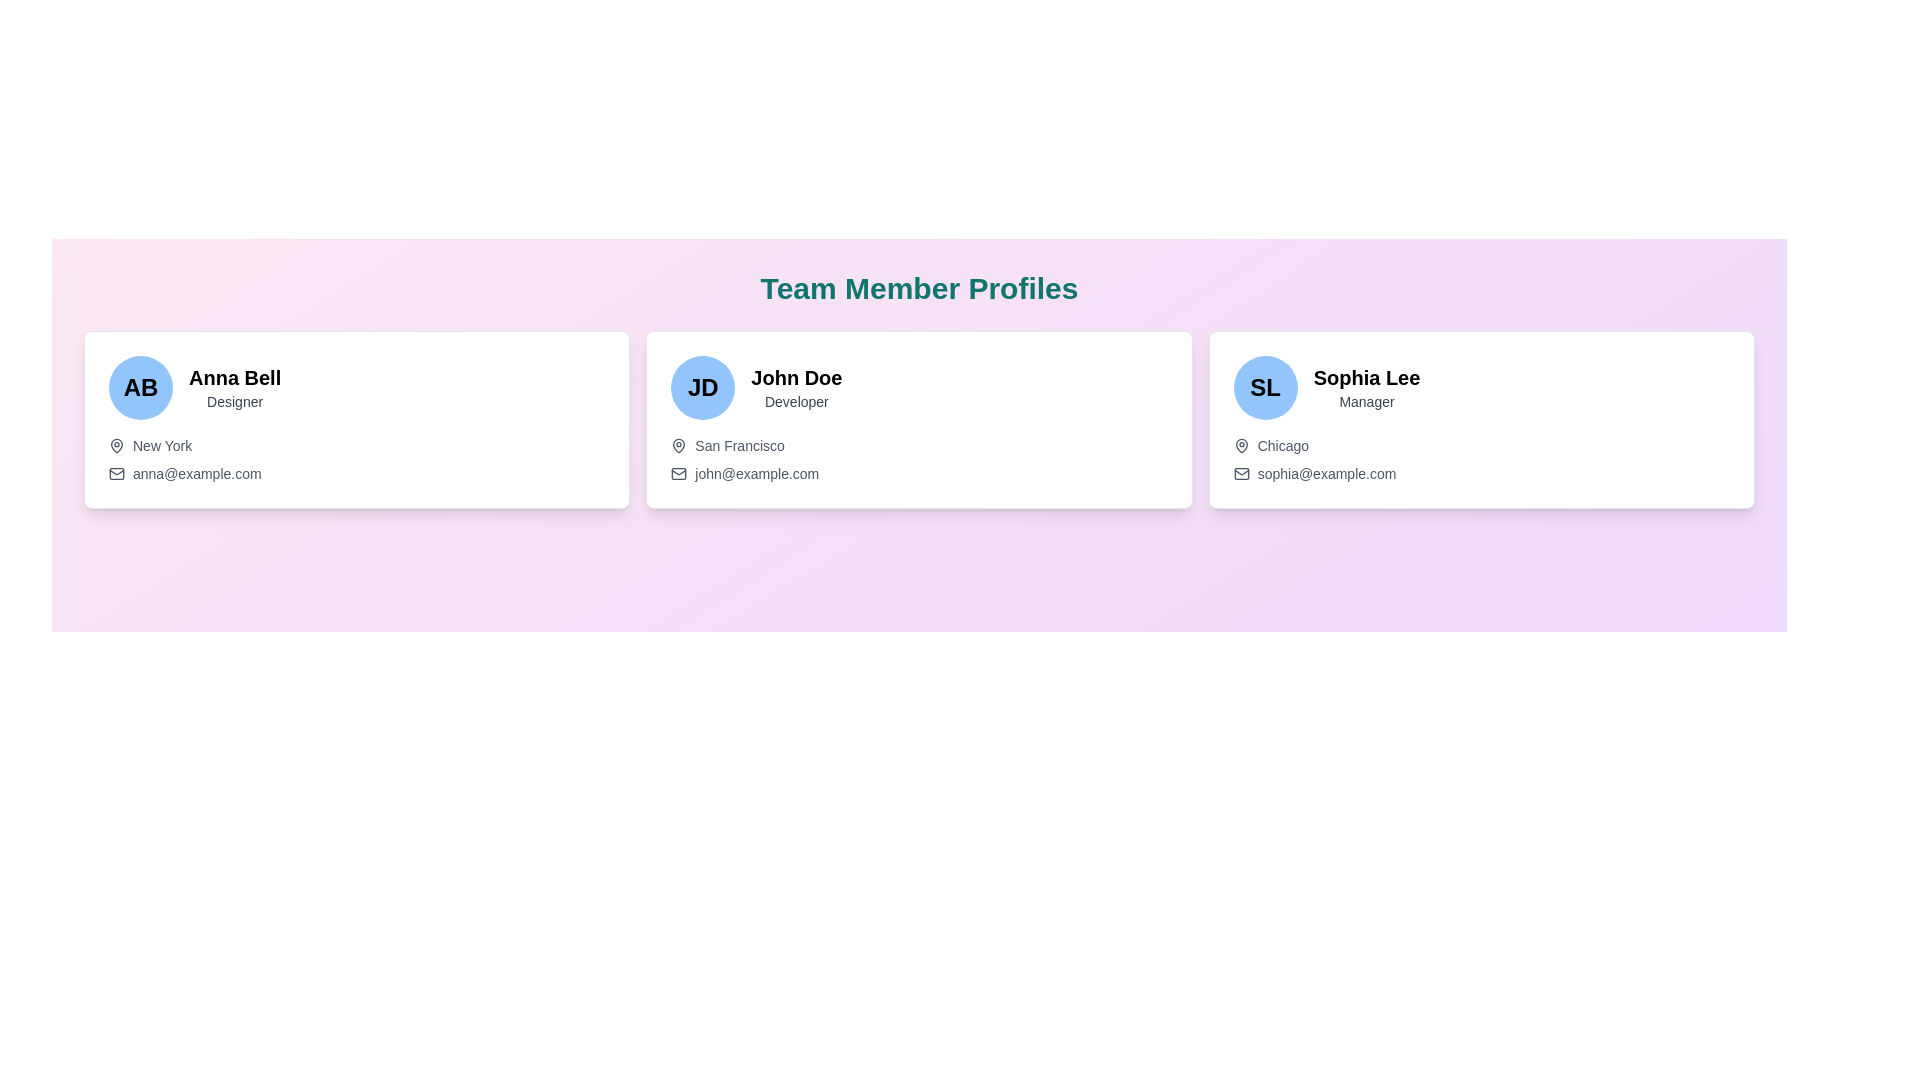 The height and width of the screenshot is (1080, 1920). I want to click on the text block that identifies the name and role of the individual represented in the second card, located under the avatar with initials 'JD', so click(795, 388).